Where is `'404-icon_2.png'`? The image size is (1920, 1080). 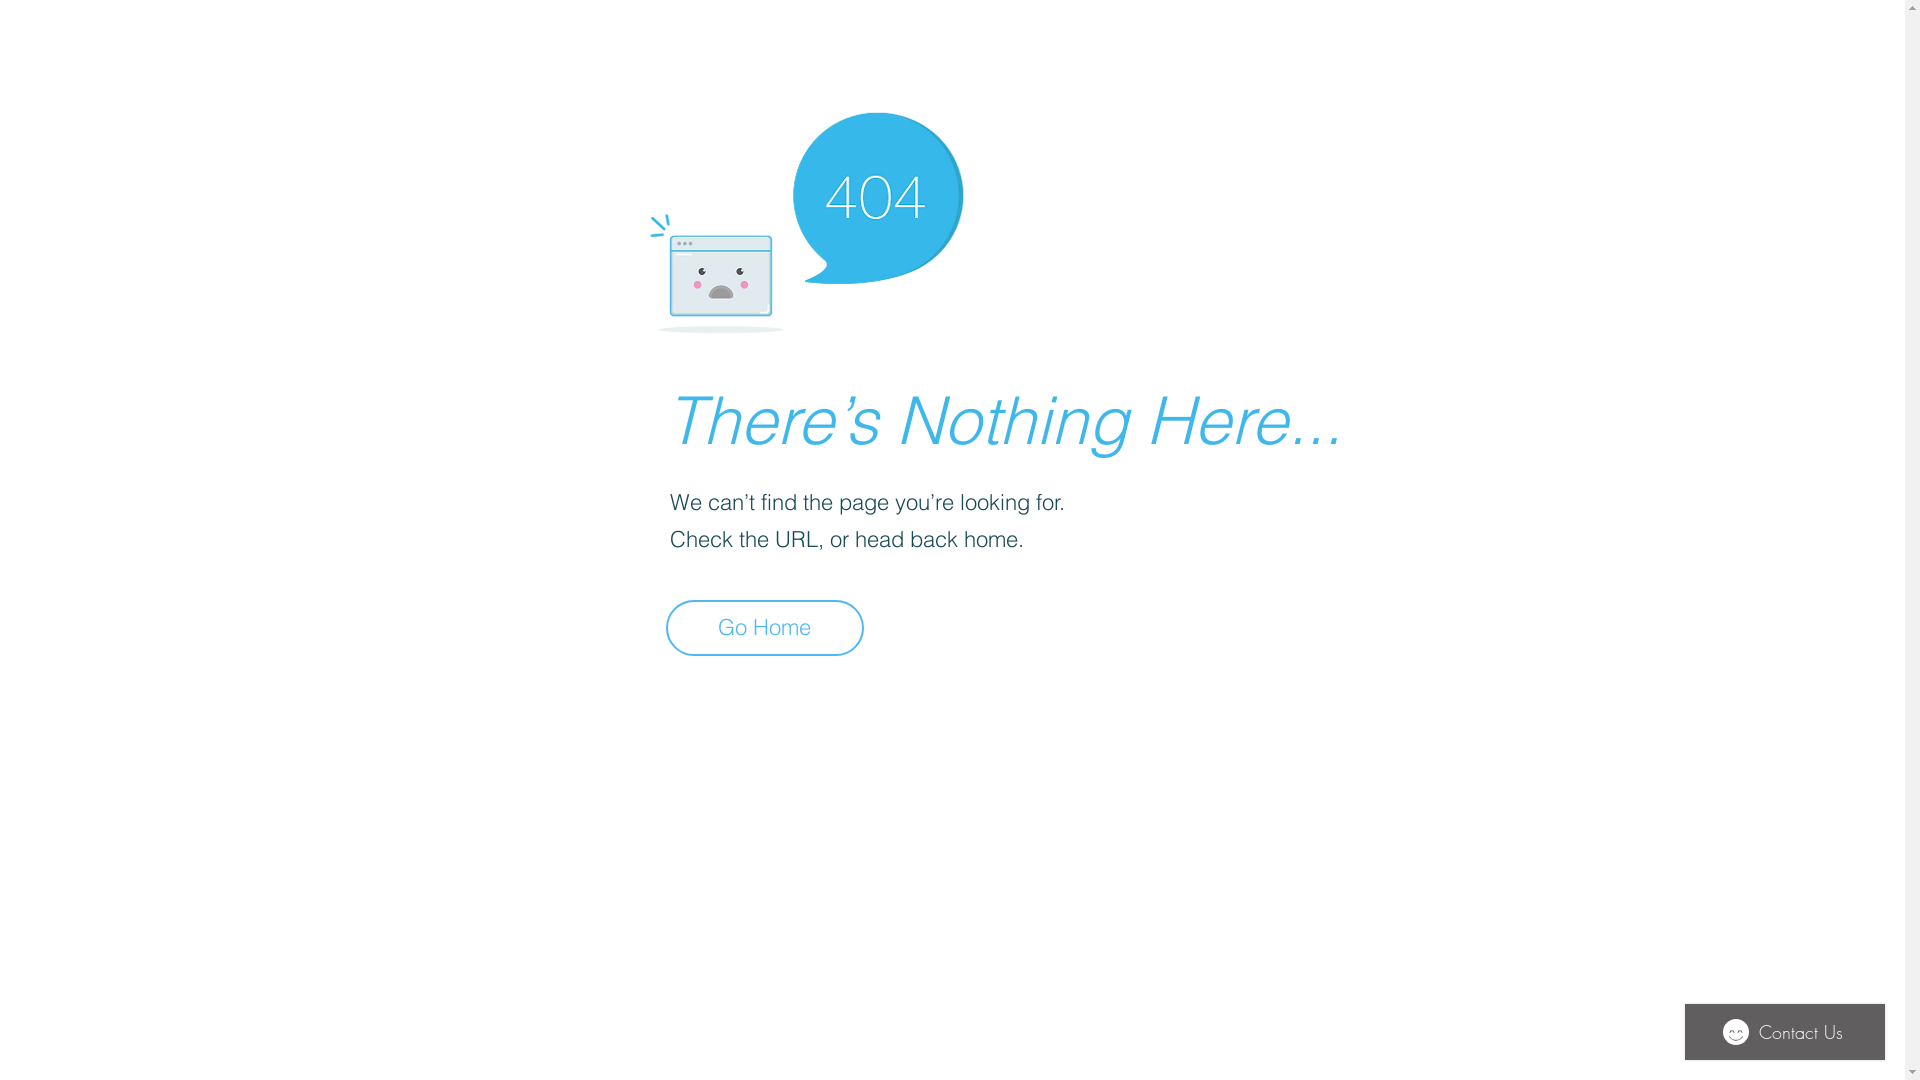
'404-icon_2.png' is located at coordinates (805, 217).